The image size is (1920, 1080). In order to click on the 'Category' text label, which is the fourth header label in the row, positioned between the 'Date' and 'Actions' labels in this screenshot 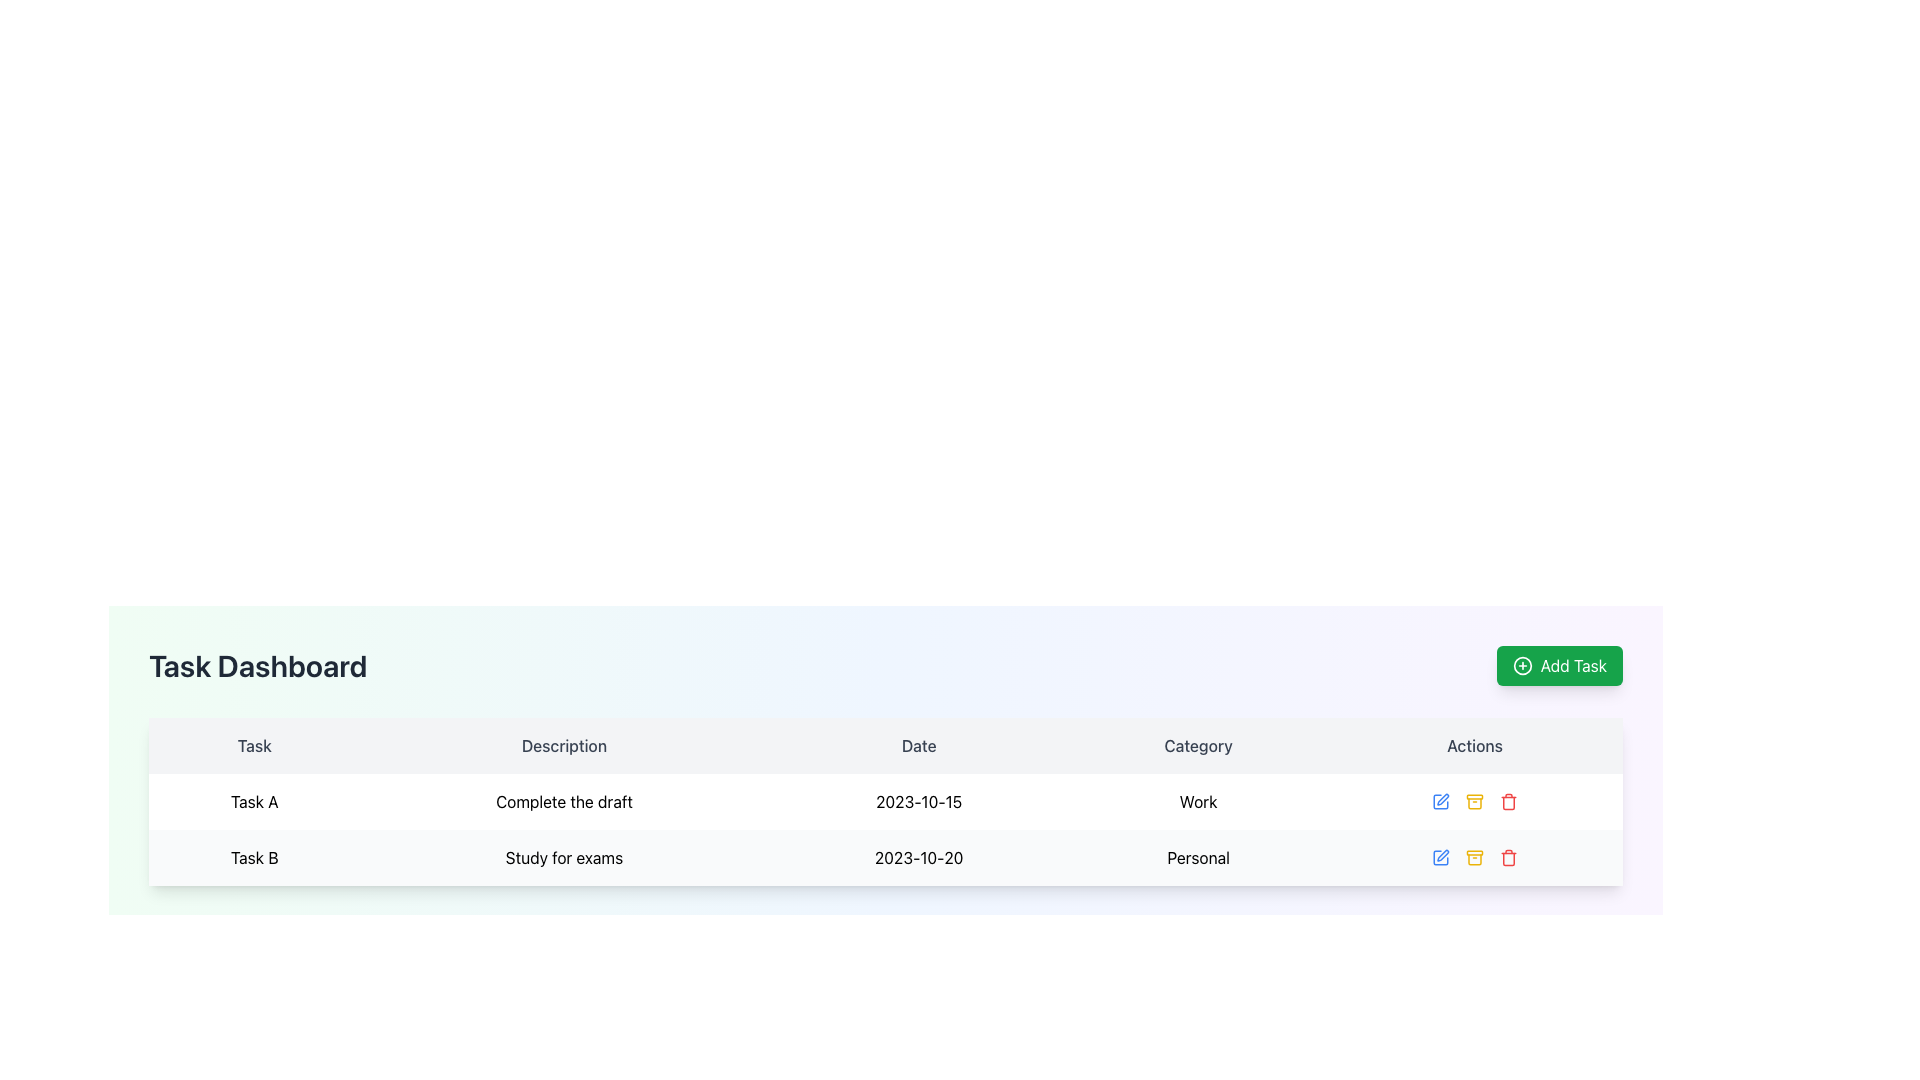, I will do `click(1198, 745)`.